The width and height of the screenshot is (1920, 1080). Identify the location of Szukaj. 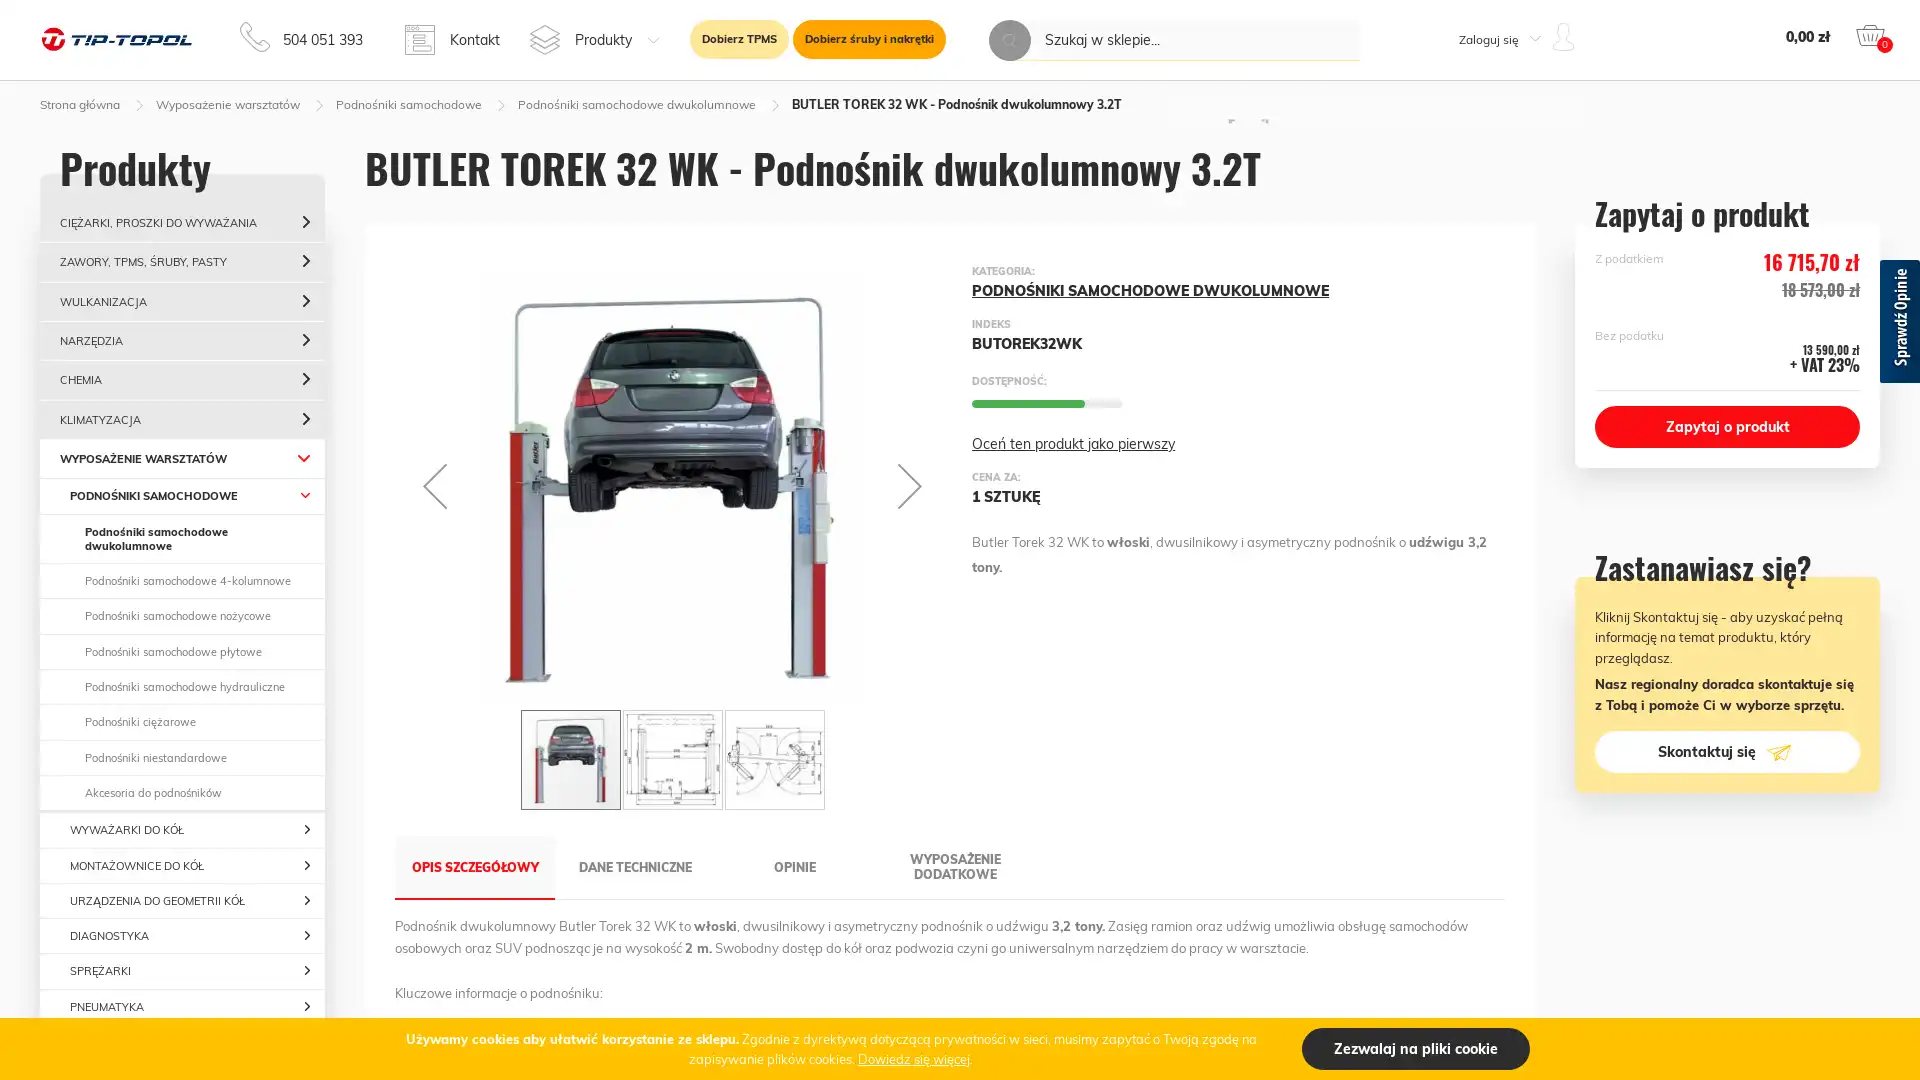
(1009, 40).